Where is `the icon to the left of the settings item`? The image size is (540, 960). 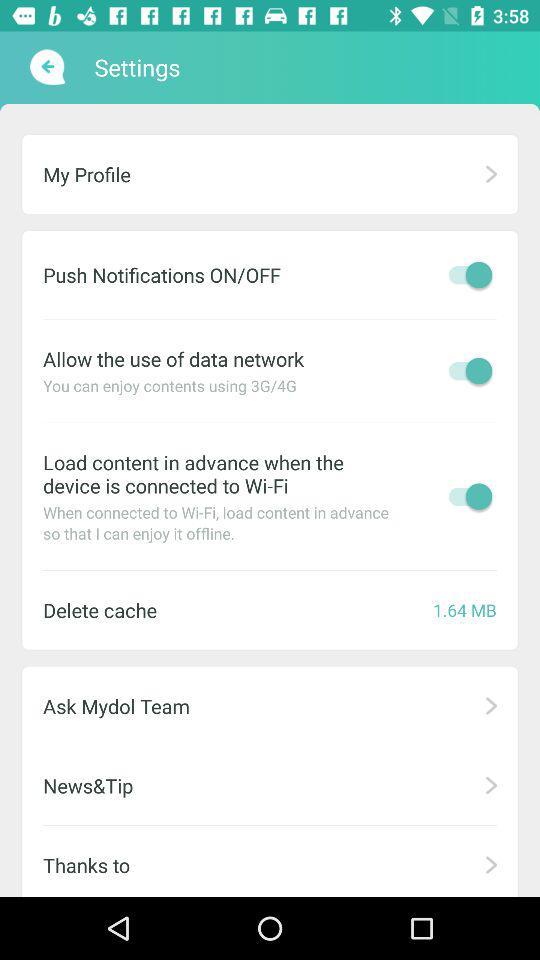 the icon to the left of the settings item is located at coordinates (45, 67).